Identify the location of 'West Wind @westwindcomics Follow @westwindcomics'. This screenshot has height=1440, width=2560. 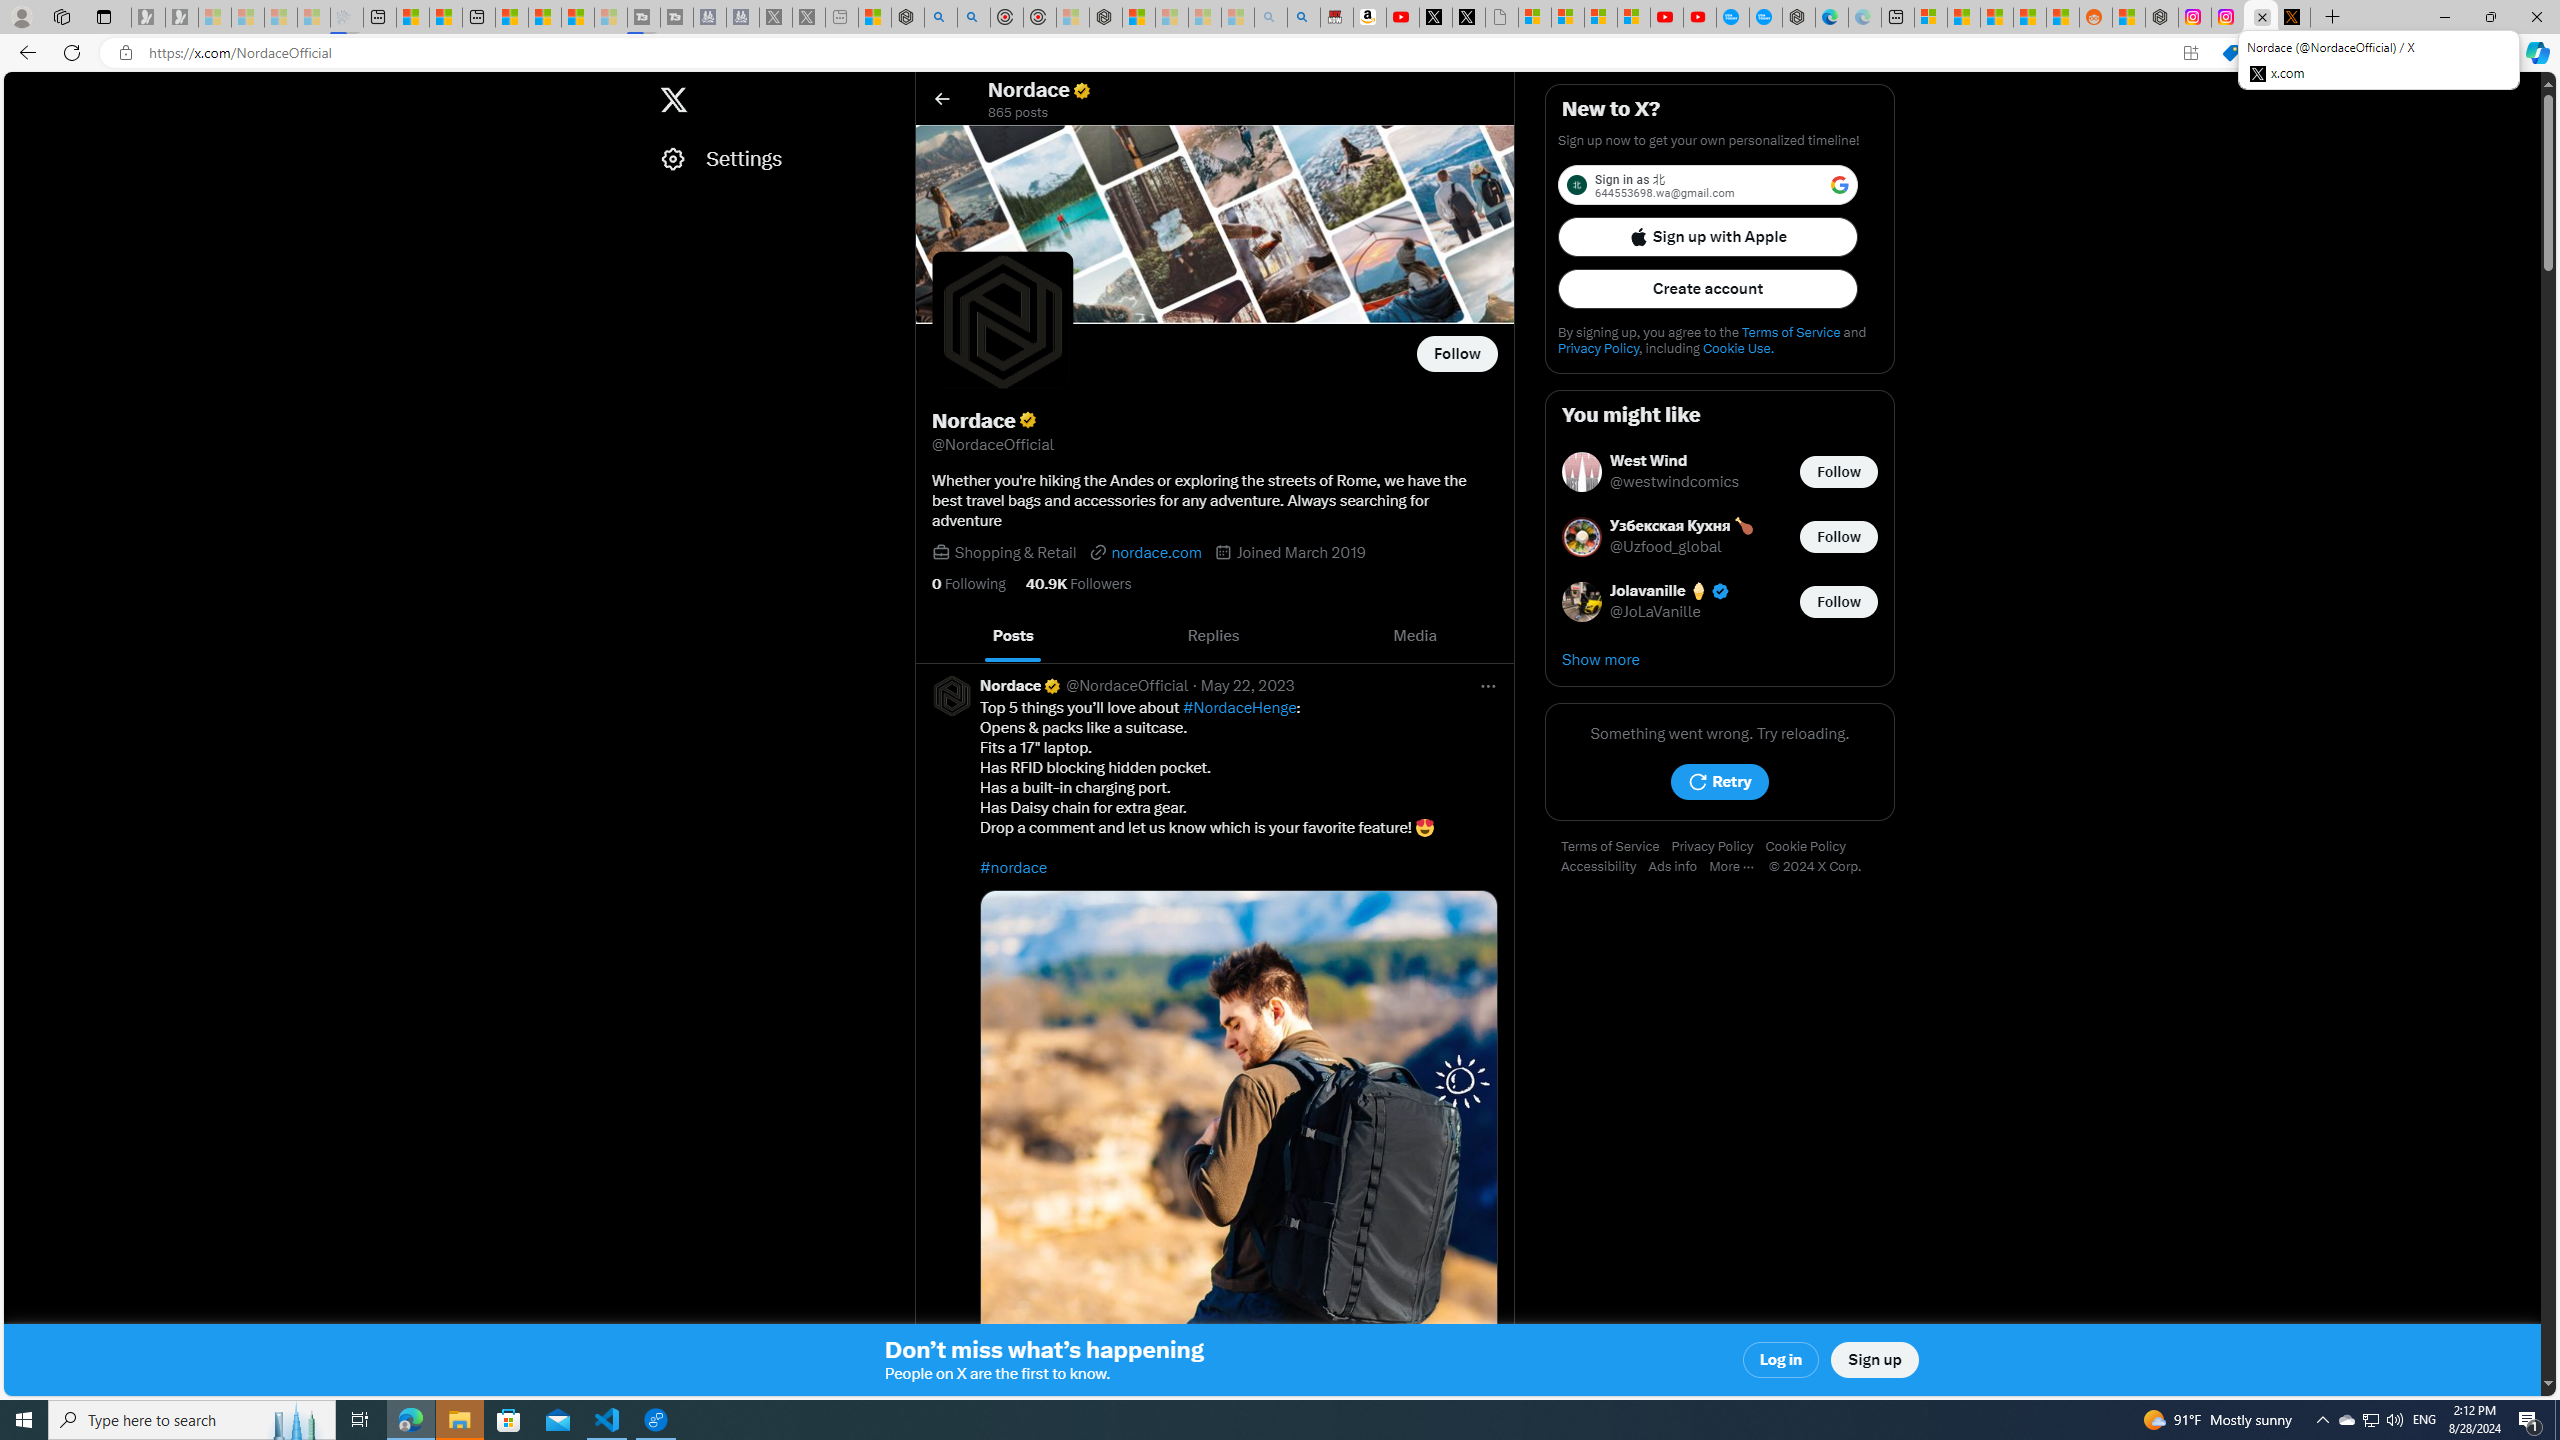
(1720, 471).